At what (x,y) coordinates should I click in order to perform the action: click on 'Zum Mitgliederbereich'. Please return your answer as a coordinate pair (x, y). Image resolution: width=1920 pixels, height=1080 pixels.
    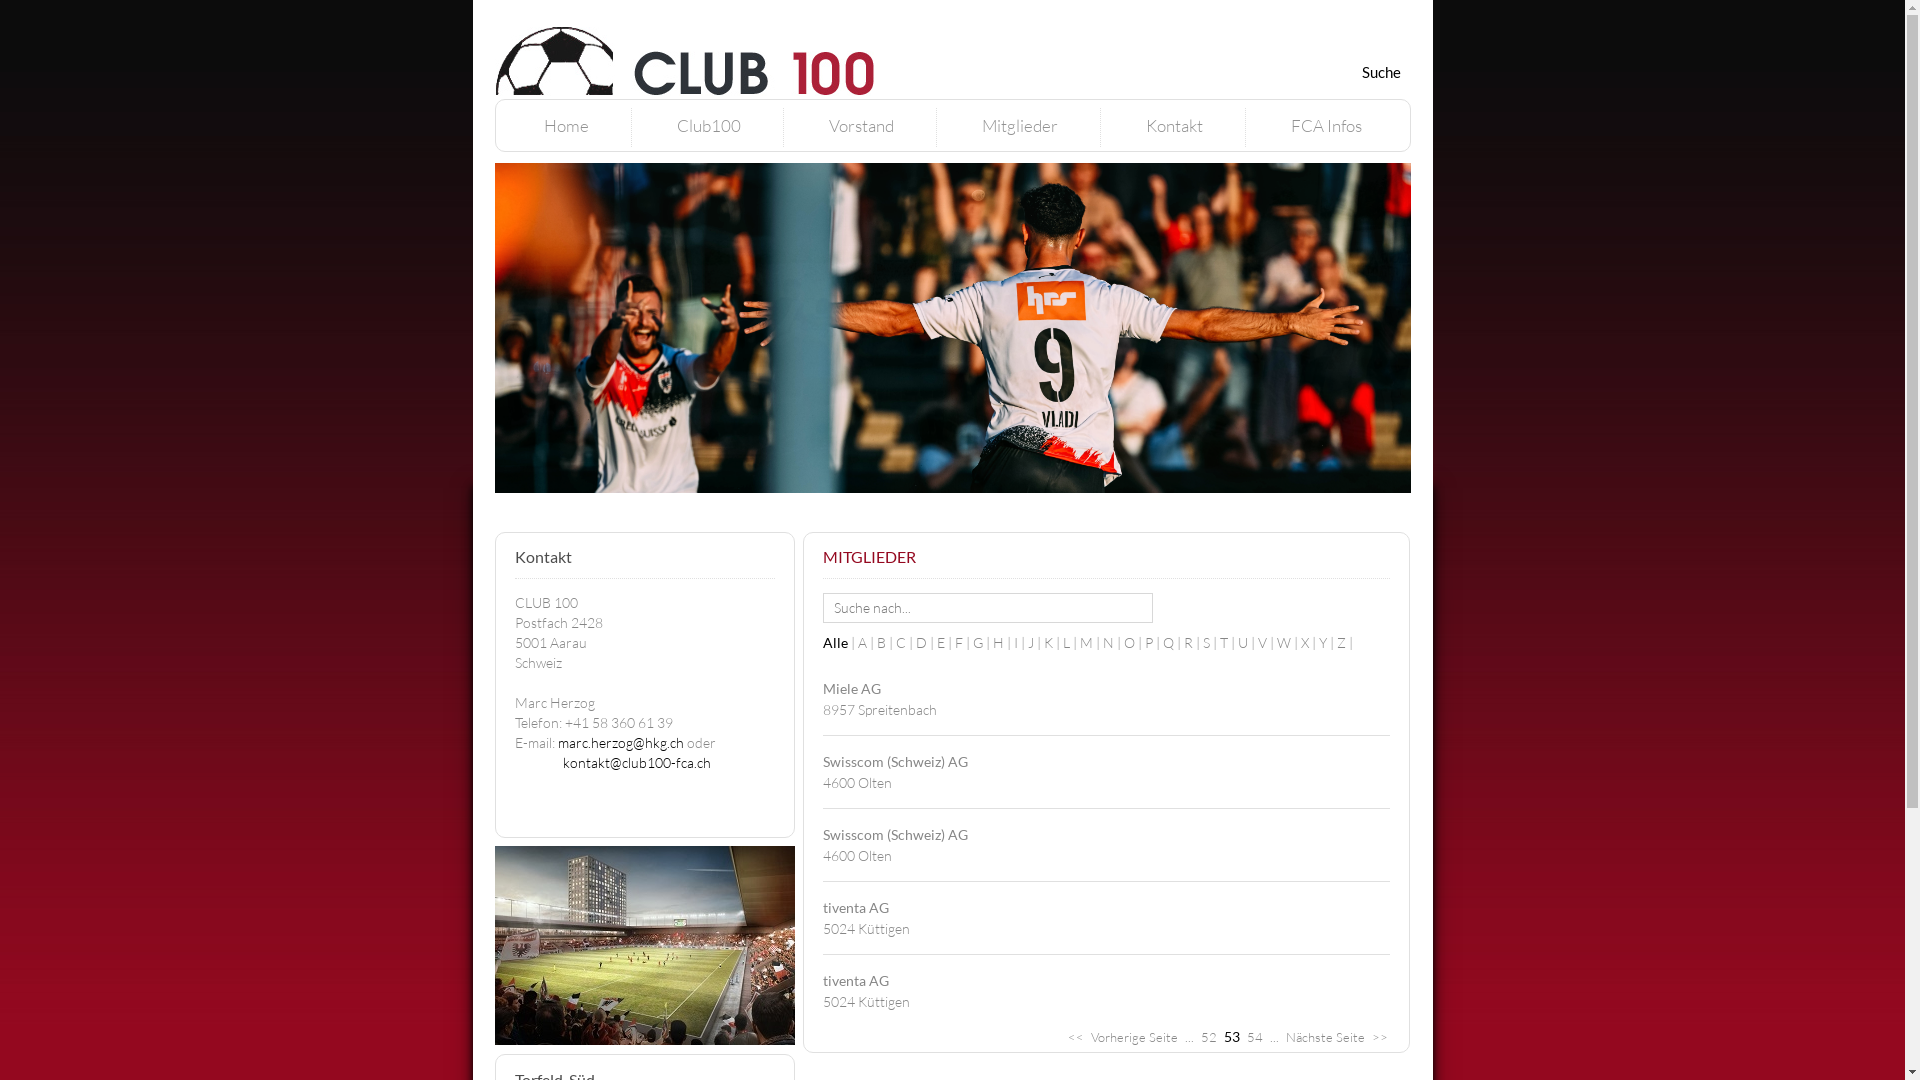
    Looking at the image, I should click on (1223, 11).